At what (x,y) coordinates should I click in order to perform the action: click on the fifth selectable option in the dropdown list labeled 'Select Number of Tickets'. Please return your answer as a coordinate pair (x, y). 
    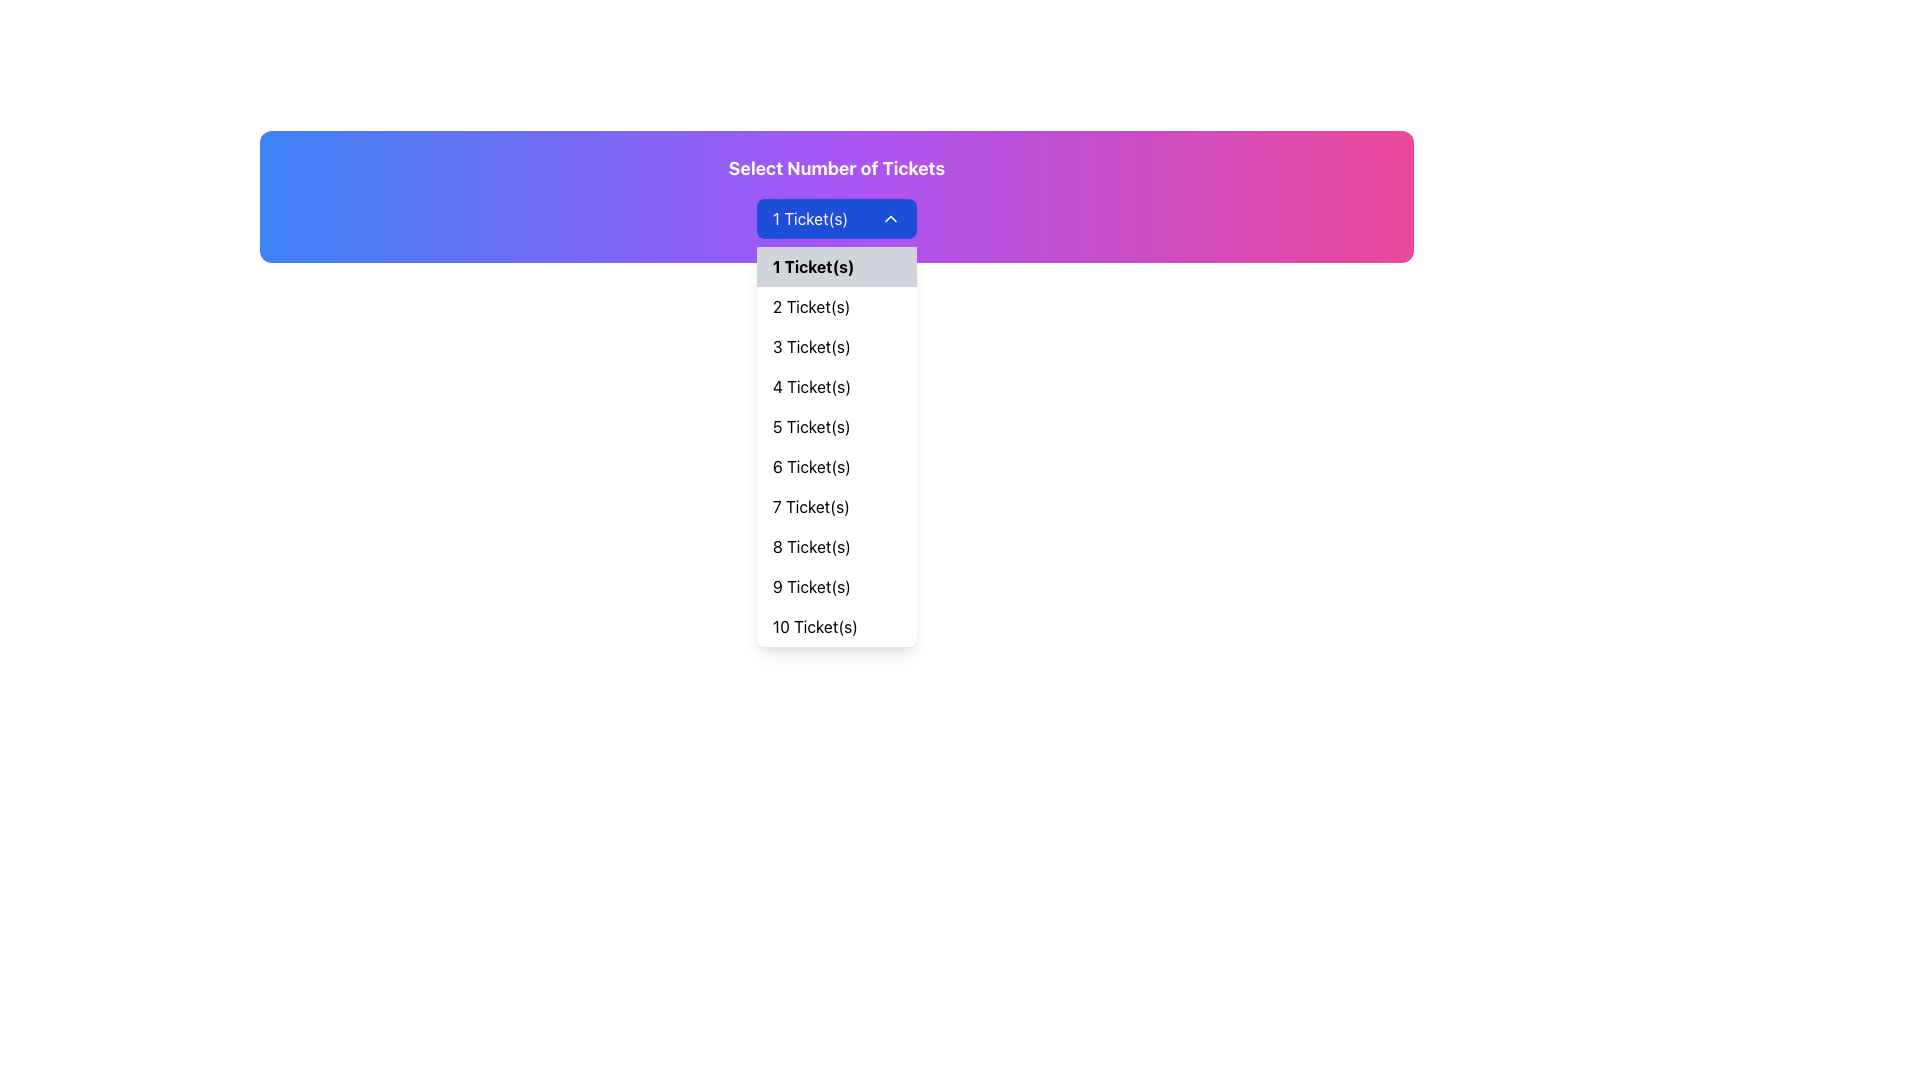
    Looking at the image, I should click on (836, 426).